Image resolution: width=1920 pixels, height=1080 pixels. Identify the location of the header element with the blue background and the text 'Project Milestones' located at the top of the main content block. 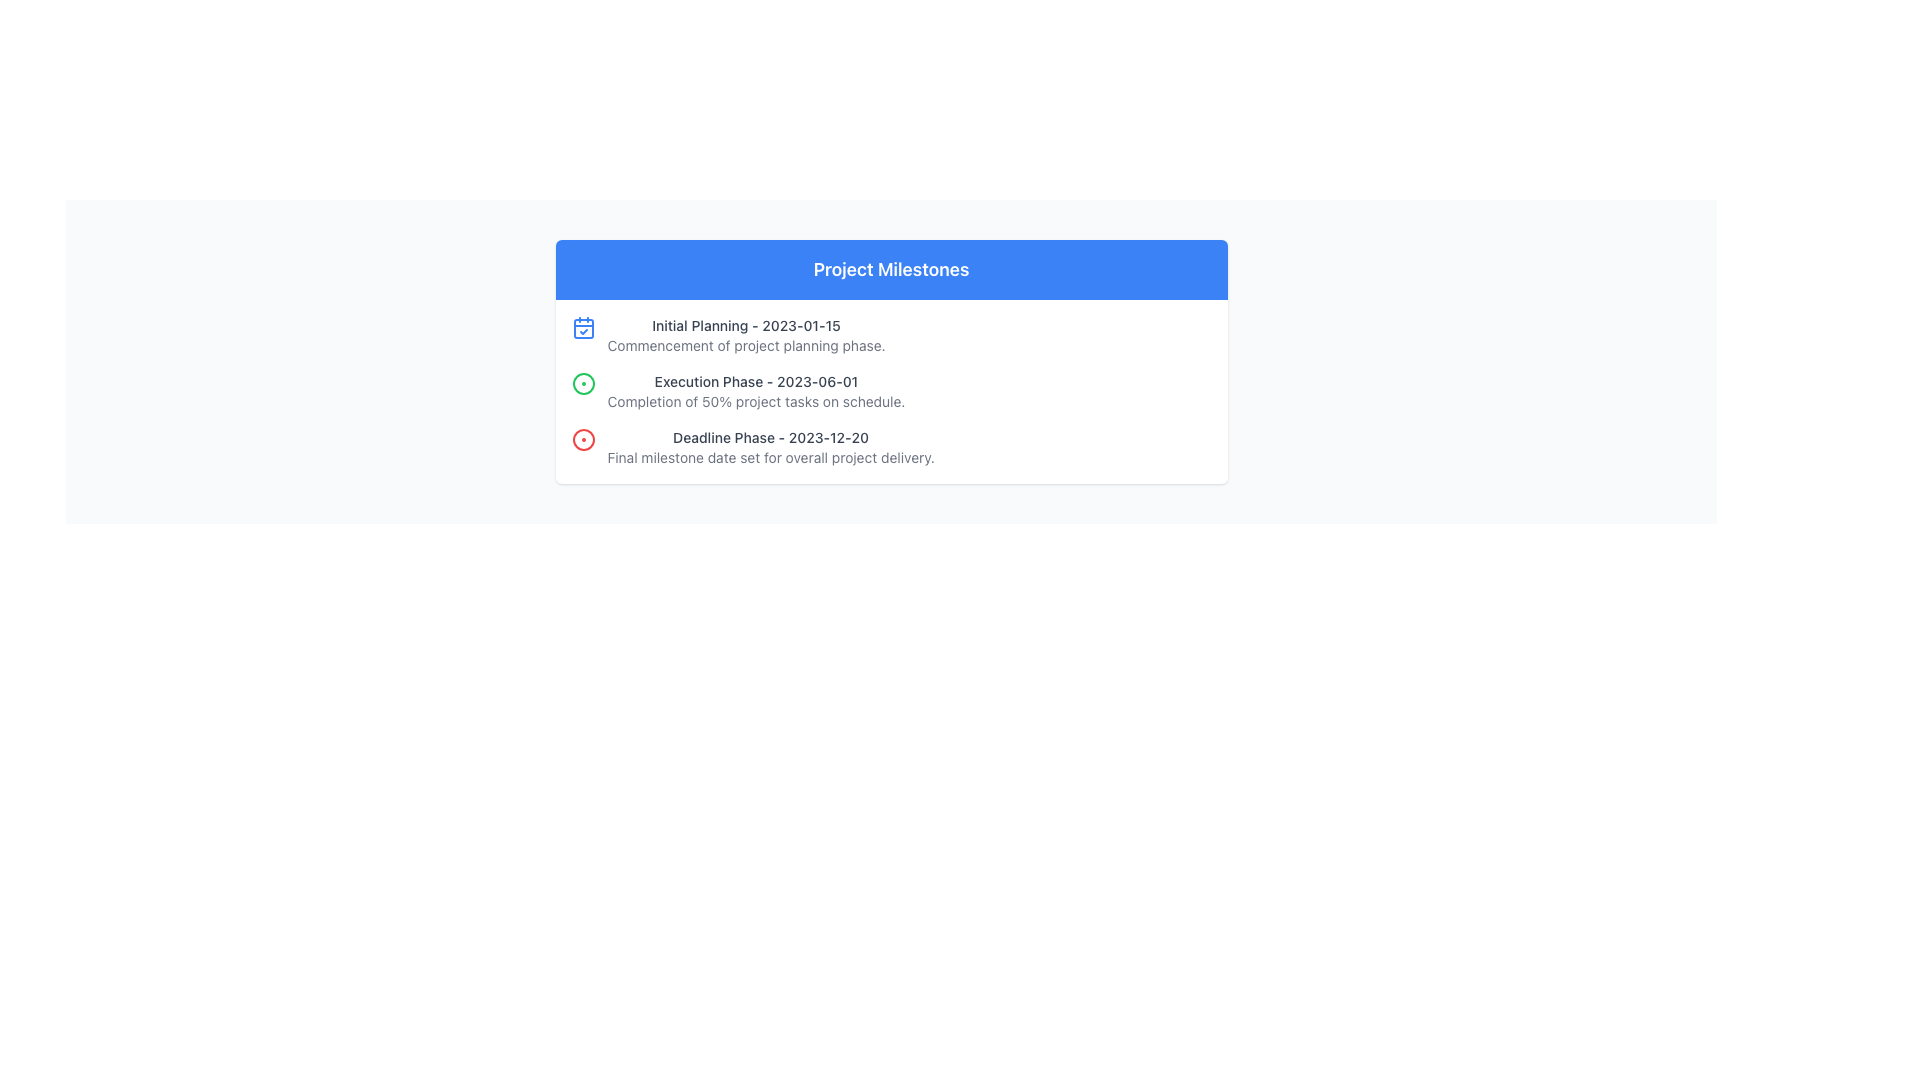
(890, 270).